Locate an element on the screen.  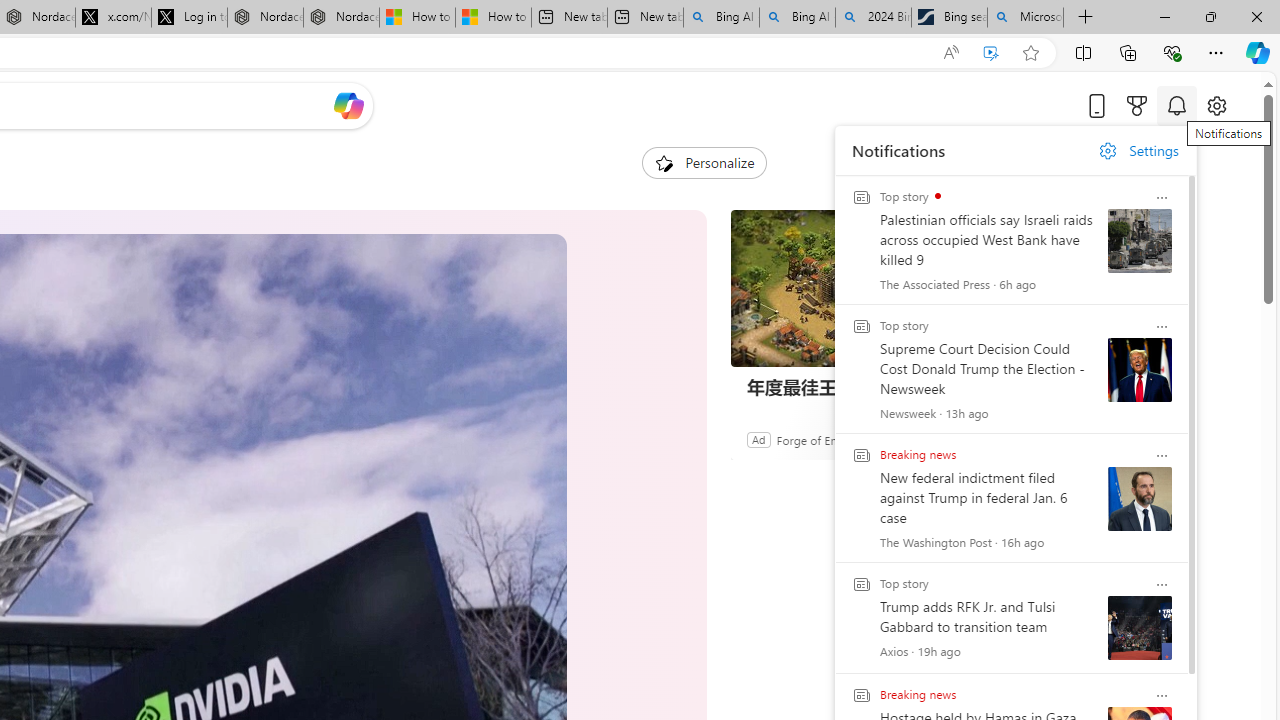
'Bing search market share worldwide 2024 | Statista' is located at coordinates (948, 17).